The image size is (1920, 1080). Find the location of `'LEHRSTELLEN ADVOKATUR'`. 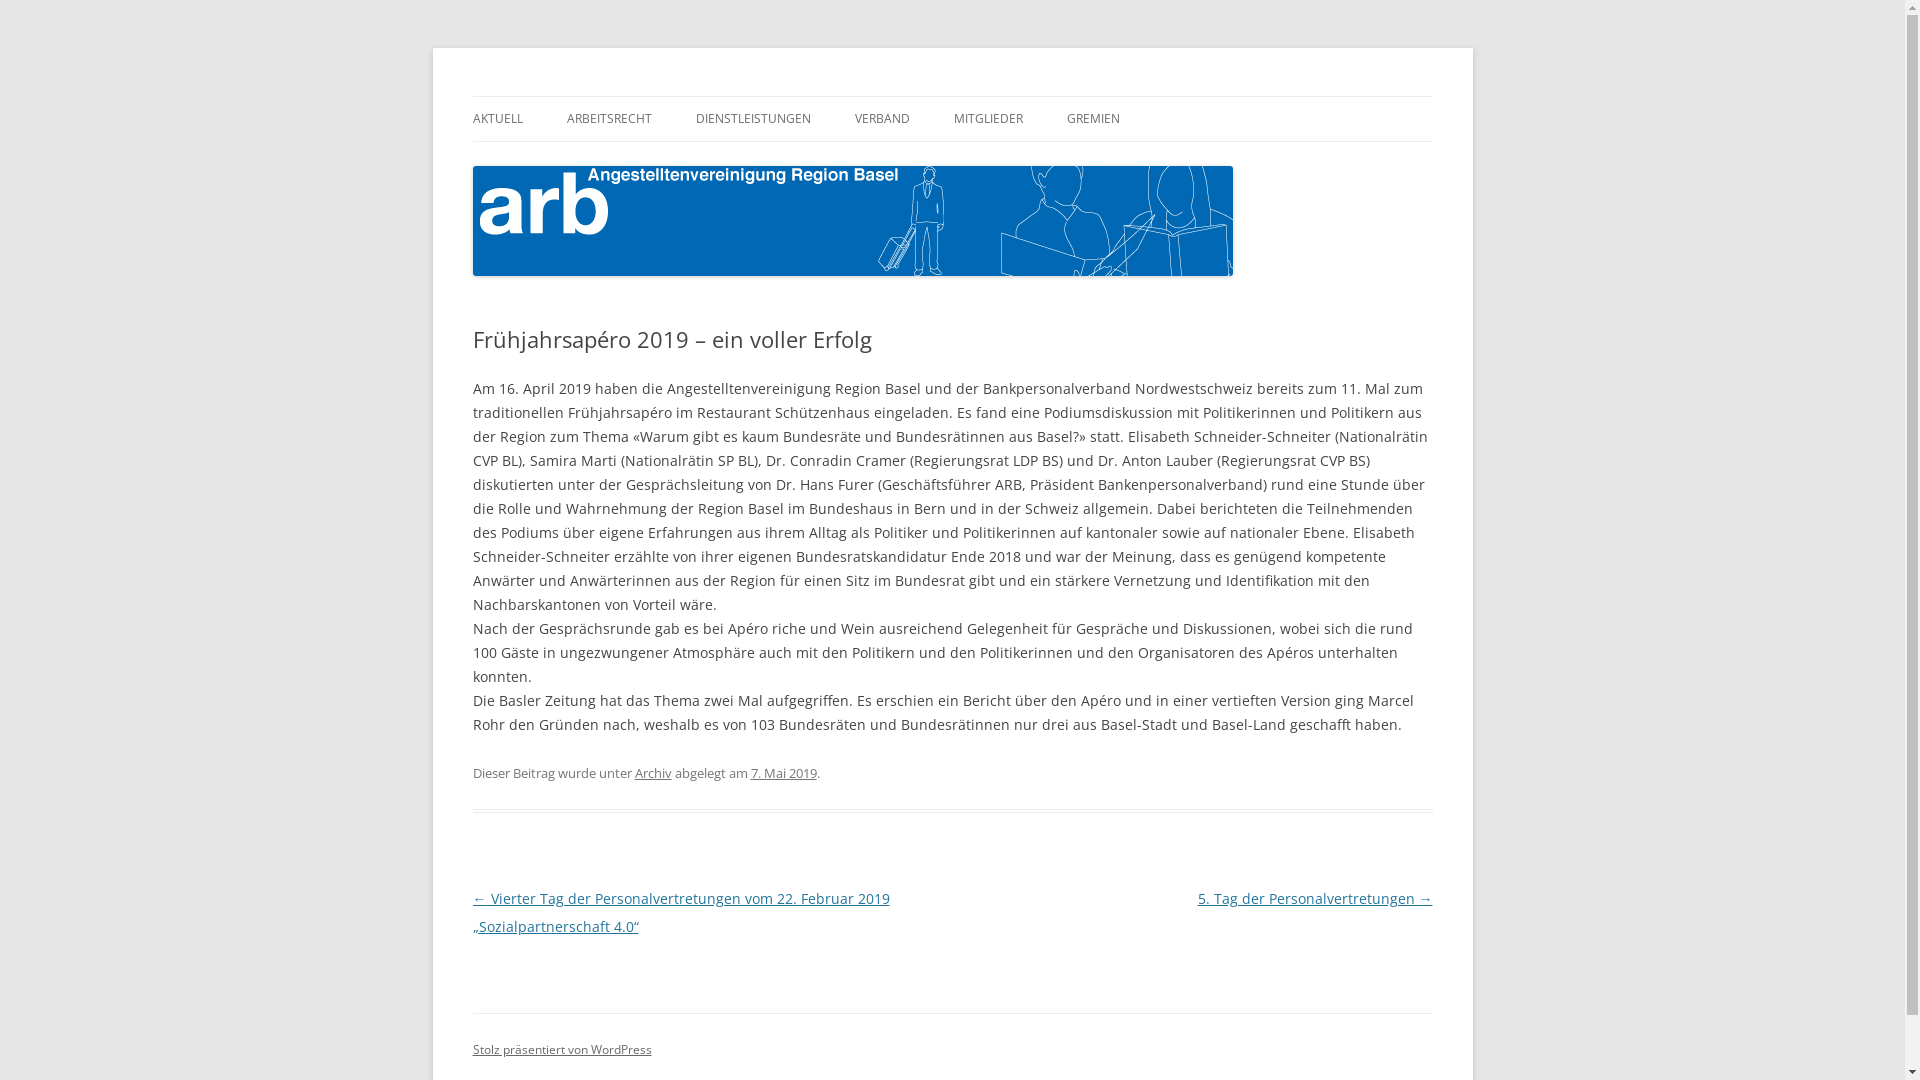

'LEHRSTELLEN ADVOKATUR' is located at coordinates (696, 160).